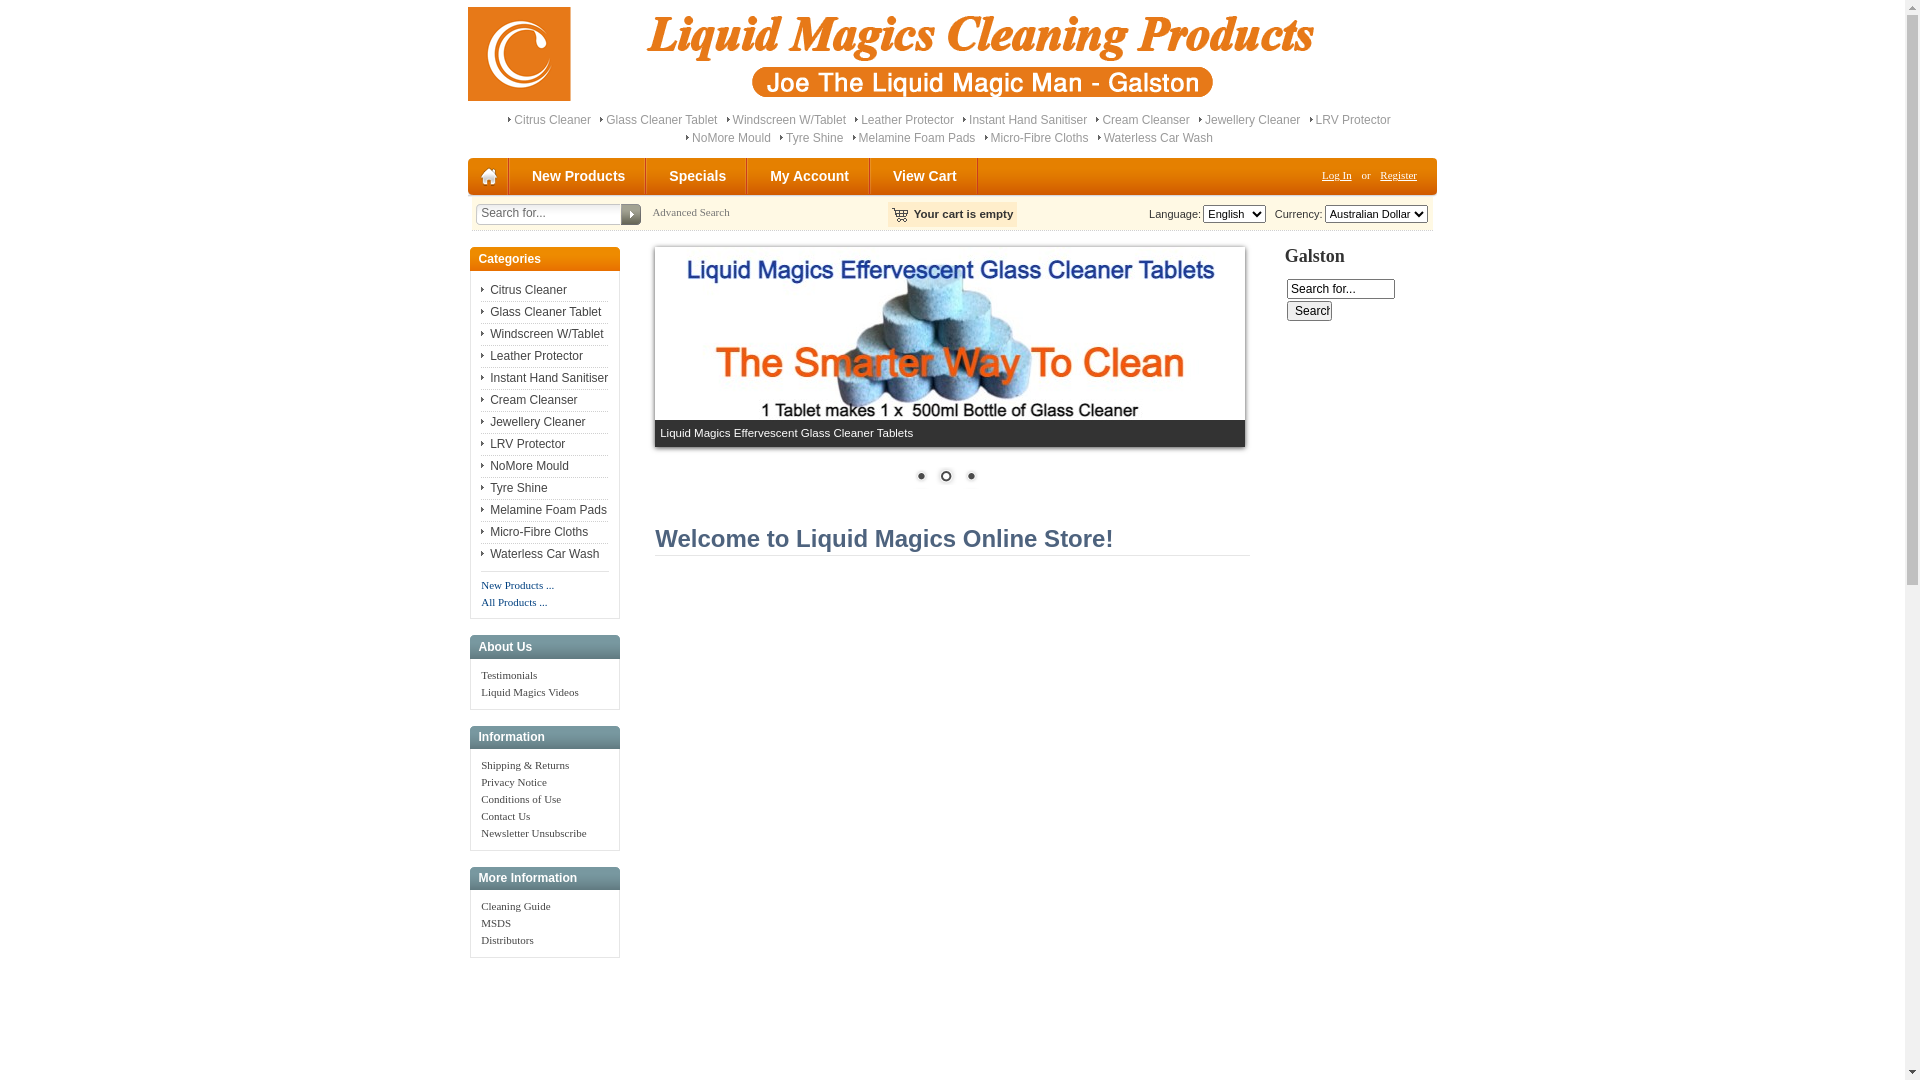 Image resolution: width=1920 pixels, height=1080 pixels. I want to click on 'Micro-Fibre Cloths', so click(534, 531).